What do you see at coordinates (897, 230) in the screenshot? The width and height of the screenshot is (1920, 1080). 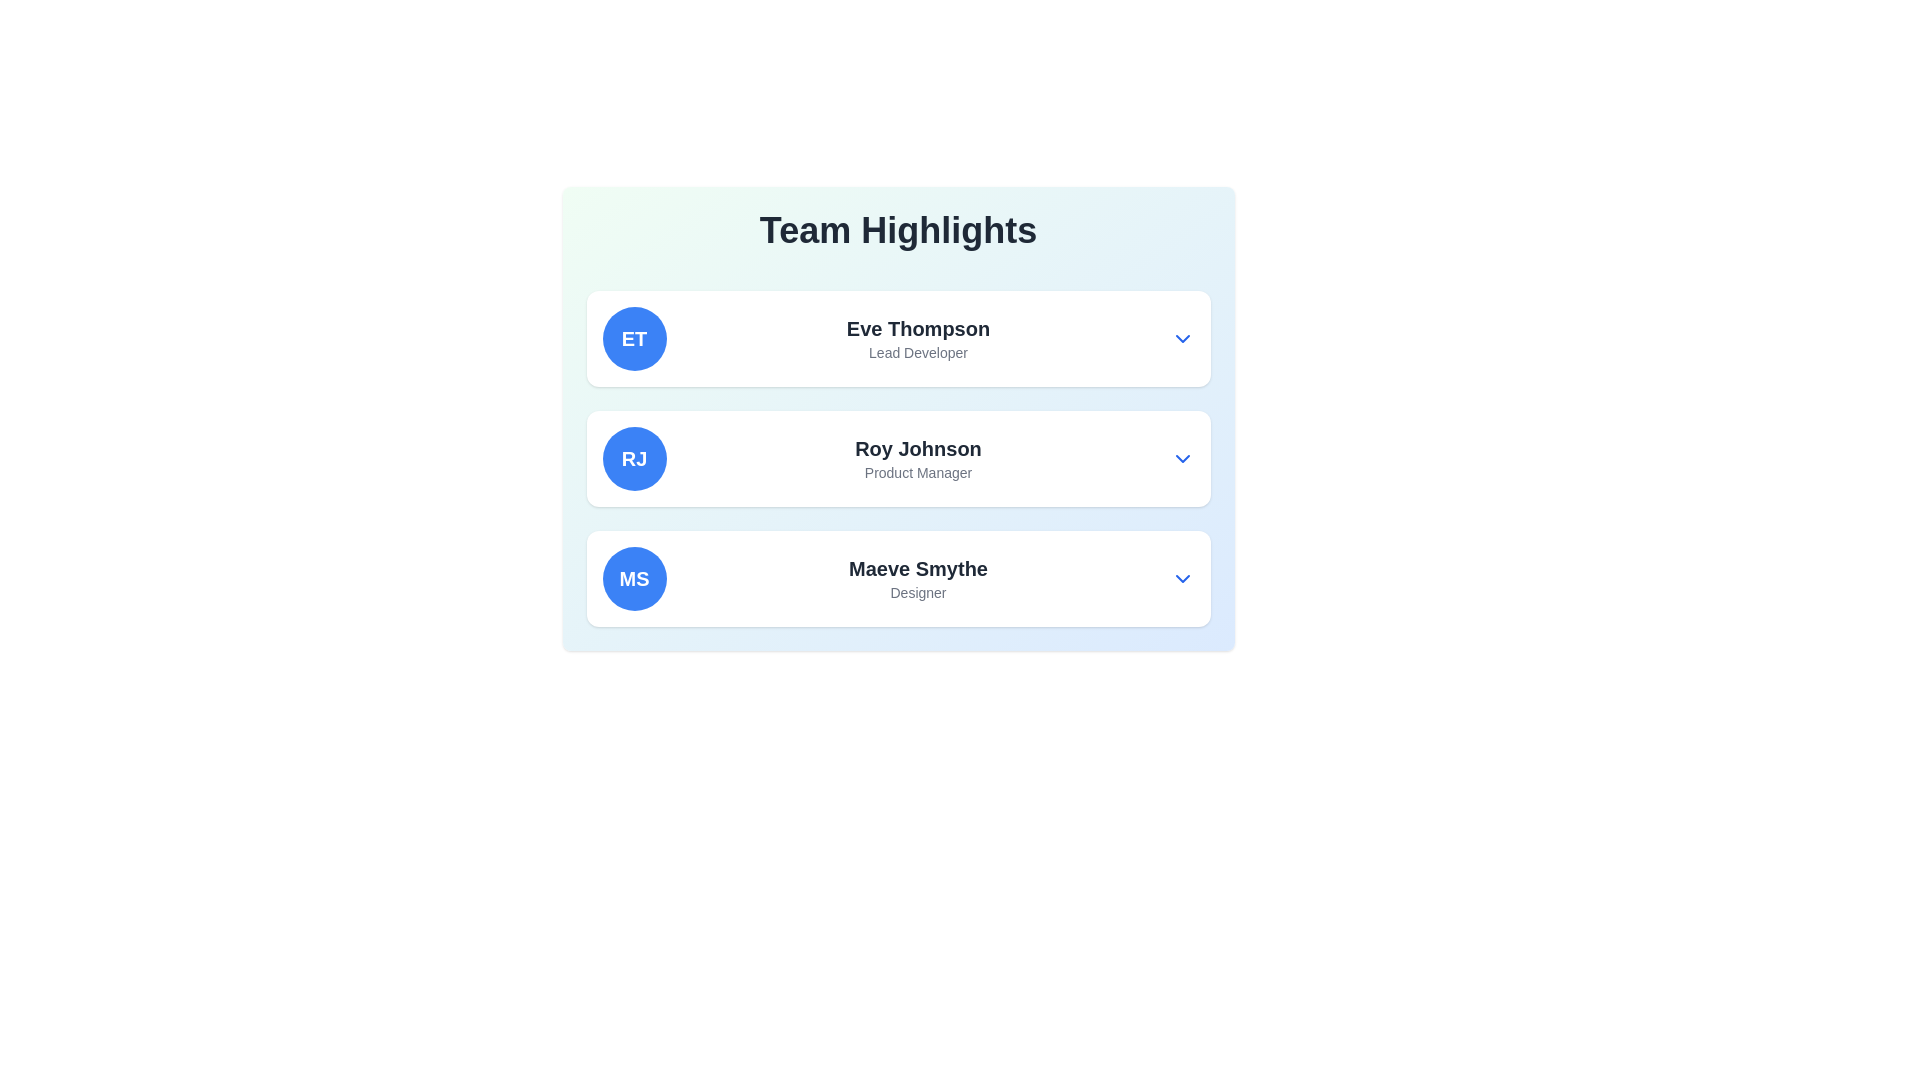 I see `text from the header element that indicates the context of the content below, which is a list of team highlights` at bounding box center [897, 230].